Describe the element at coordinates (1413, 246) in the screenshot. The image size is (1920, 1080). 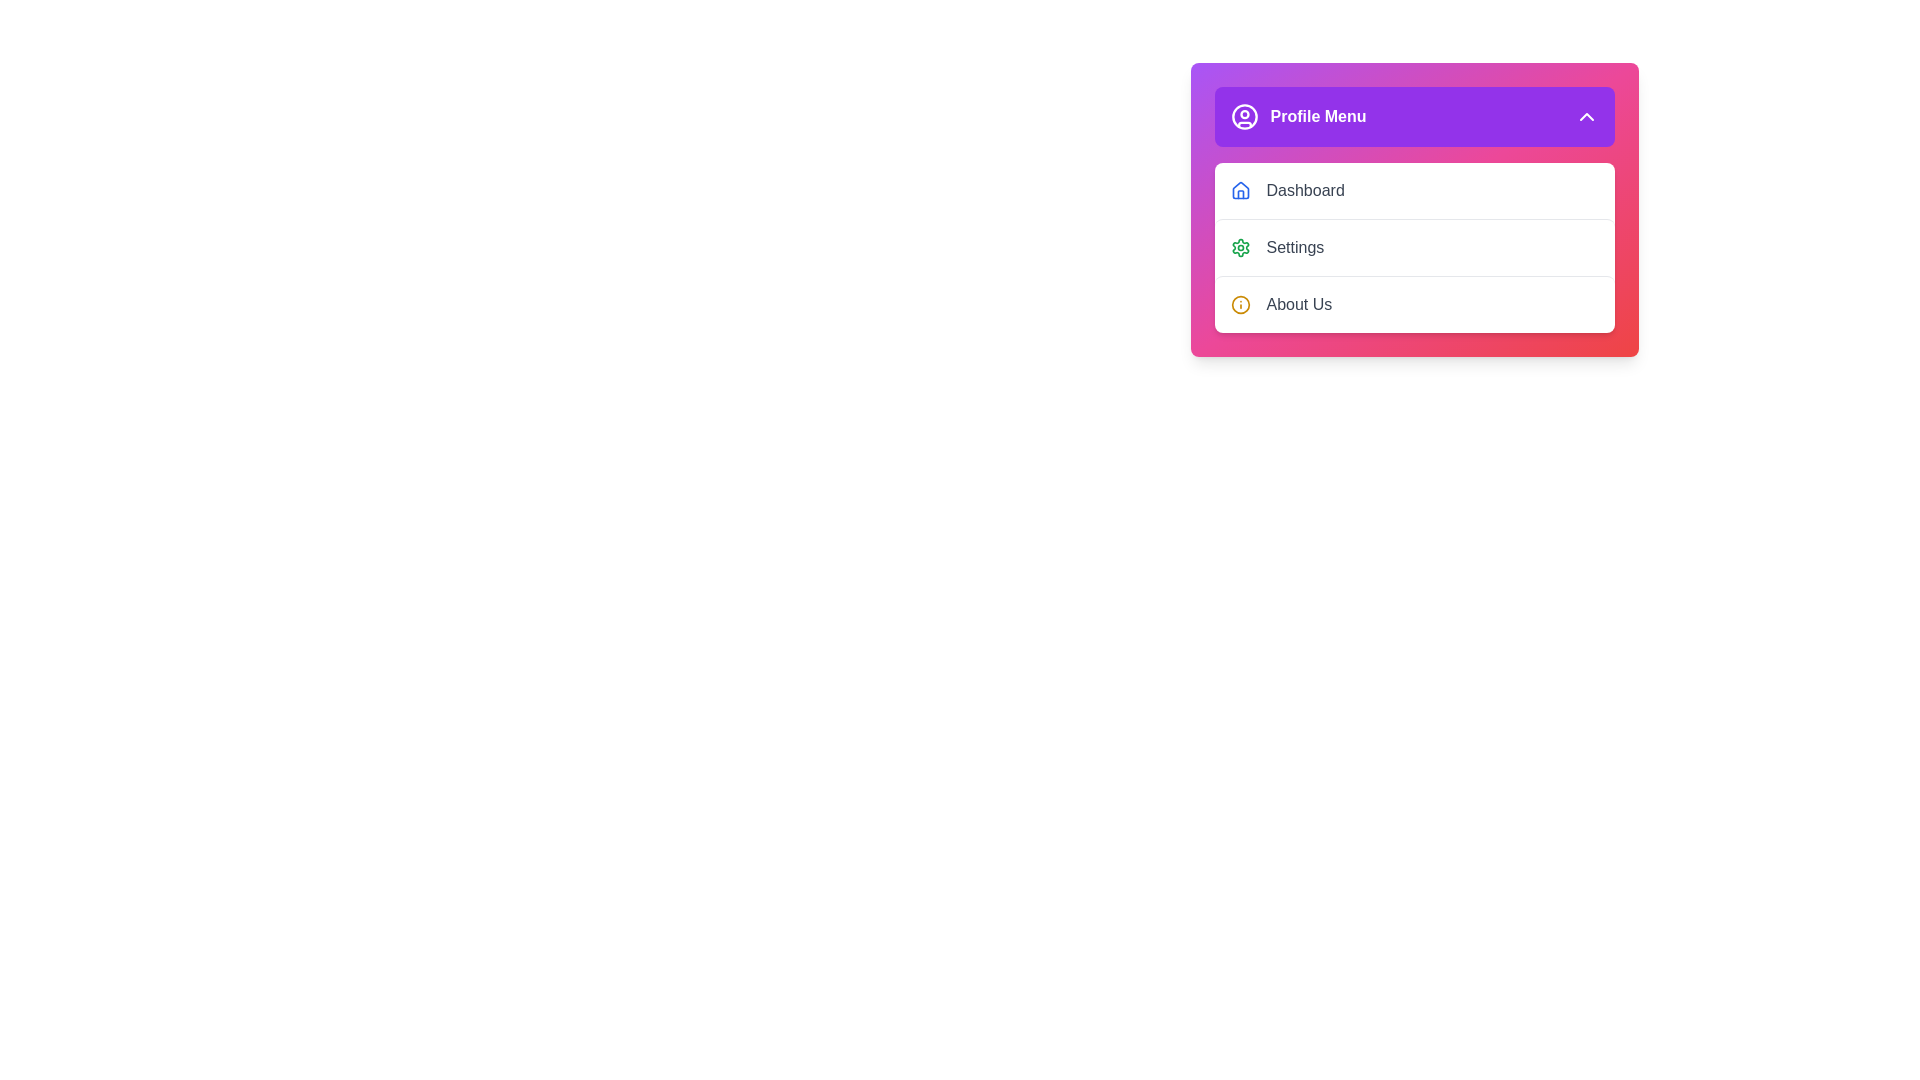
I see `the menu item Settings to observe its hover effect` at that location.